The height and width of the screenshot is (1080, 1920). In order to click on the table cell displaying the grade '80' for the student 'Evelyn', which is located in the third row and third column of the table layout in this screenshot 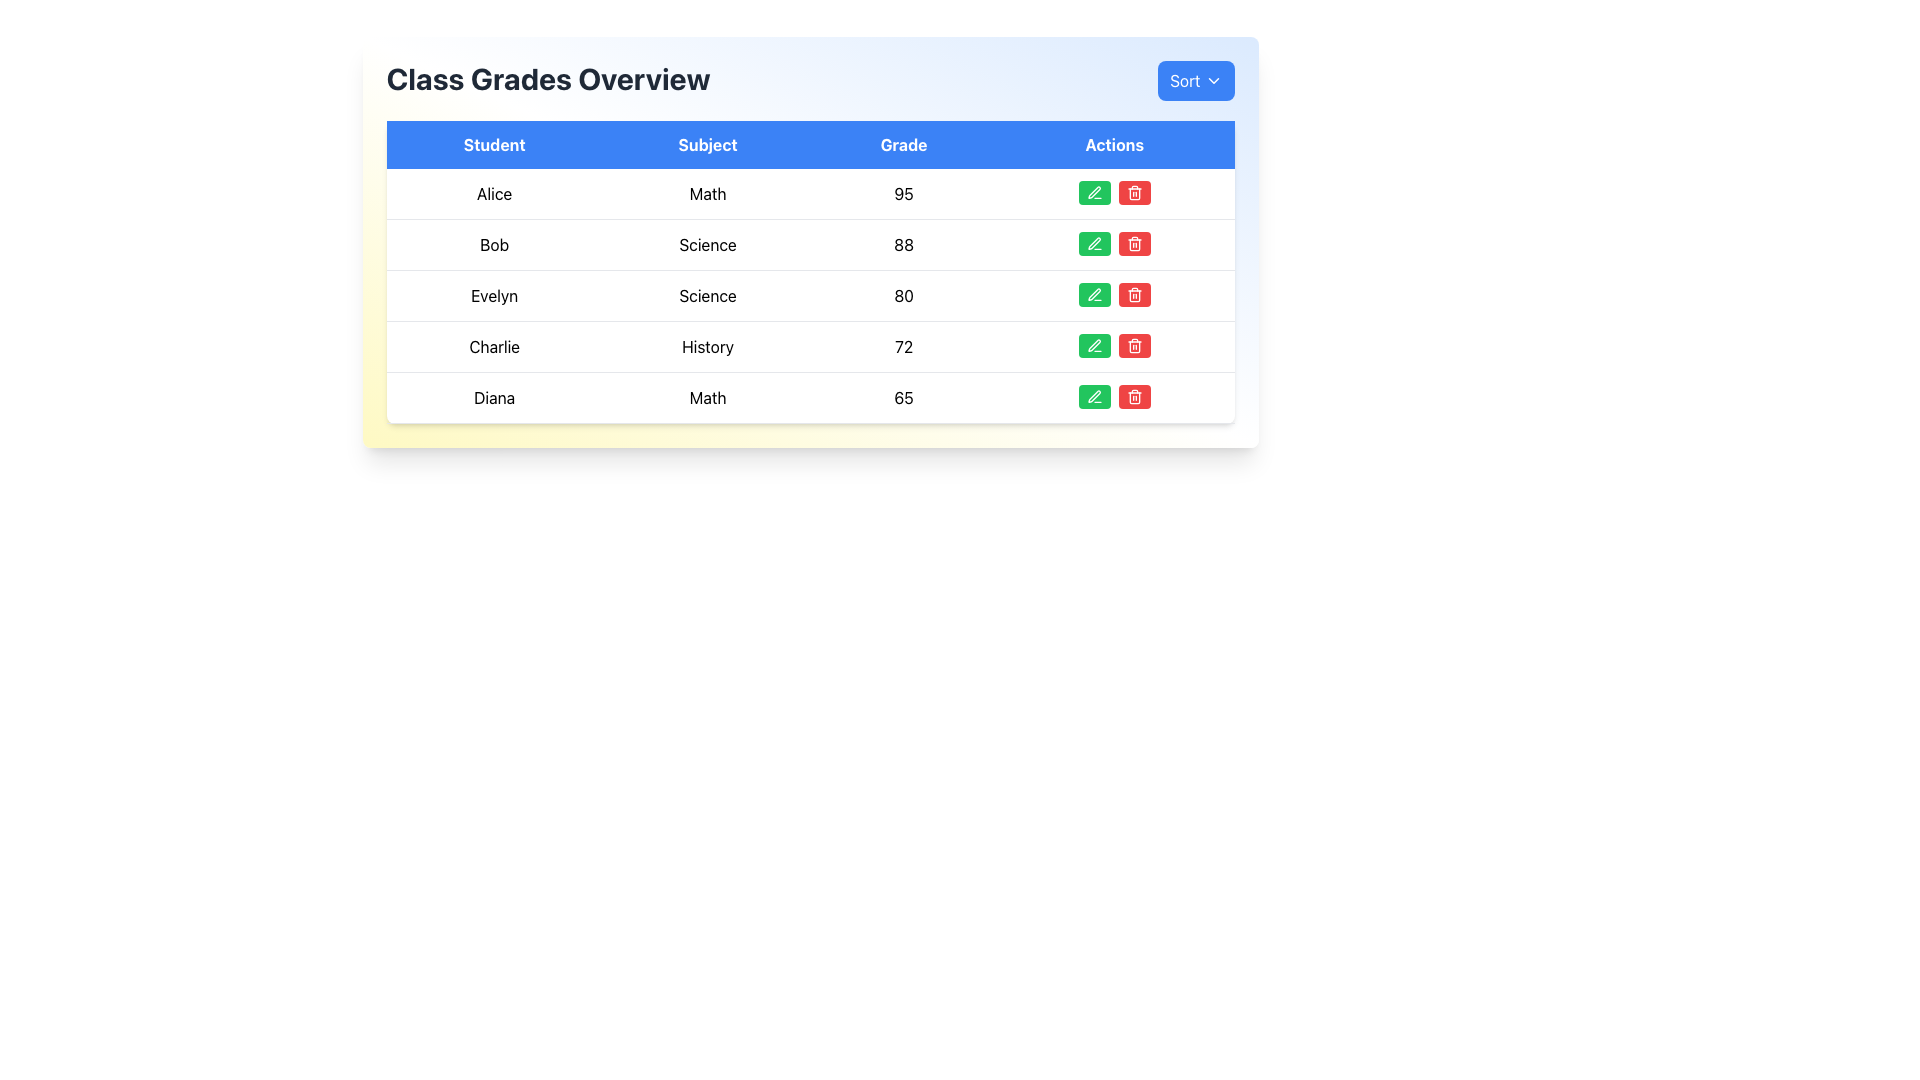, I will do `click(903, 296)`.